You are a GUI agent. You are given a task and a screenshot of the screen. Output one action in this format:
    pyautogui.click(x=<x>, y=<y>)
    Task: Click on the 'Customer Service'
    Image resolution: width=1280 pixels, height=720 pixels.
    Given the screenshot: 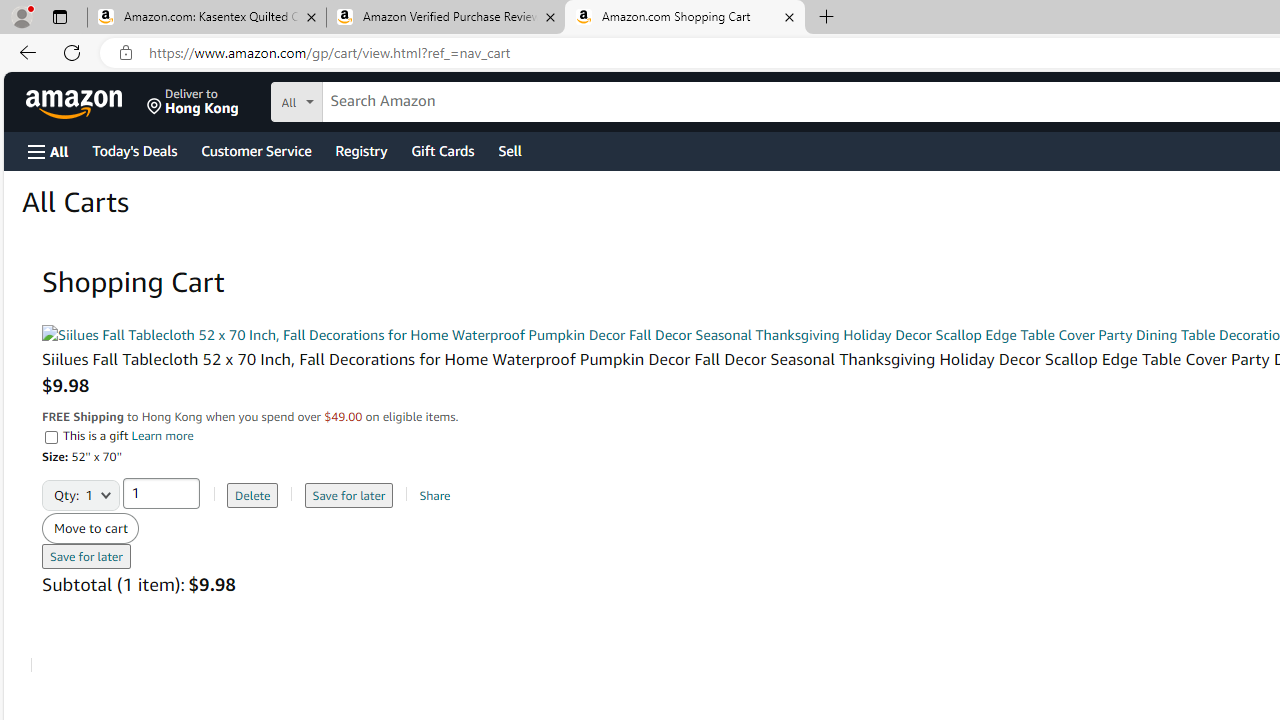 What is the action you would take?
    pyautogui.click(x=255, y=149)
    